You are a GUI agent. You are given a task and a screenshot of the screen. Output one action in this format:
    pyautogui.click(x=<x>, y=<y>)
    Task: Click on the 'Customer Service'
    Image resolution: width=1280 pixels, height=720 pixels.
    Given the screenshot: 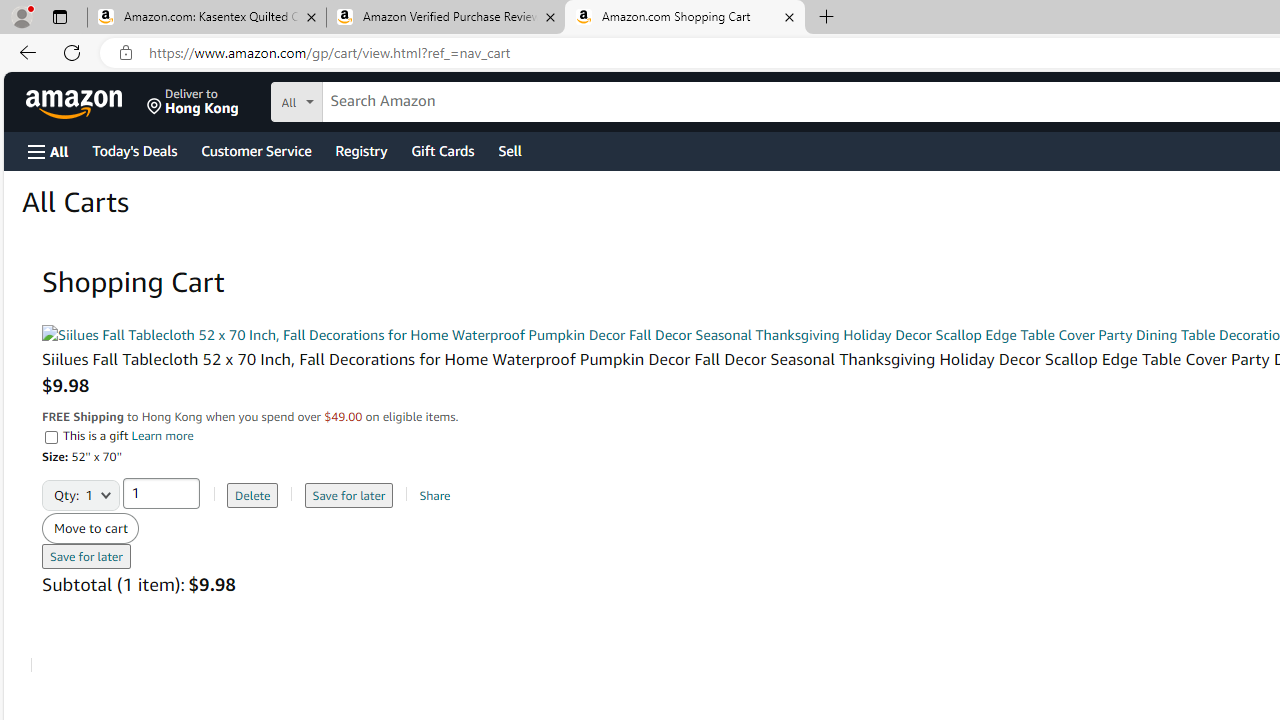 What is the action you would take?
    pyautogui.click(x=255, y=149)
    